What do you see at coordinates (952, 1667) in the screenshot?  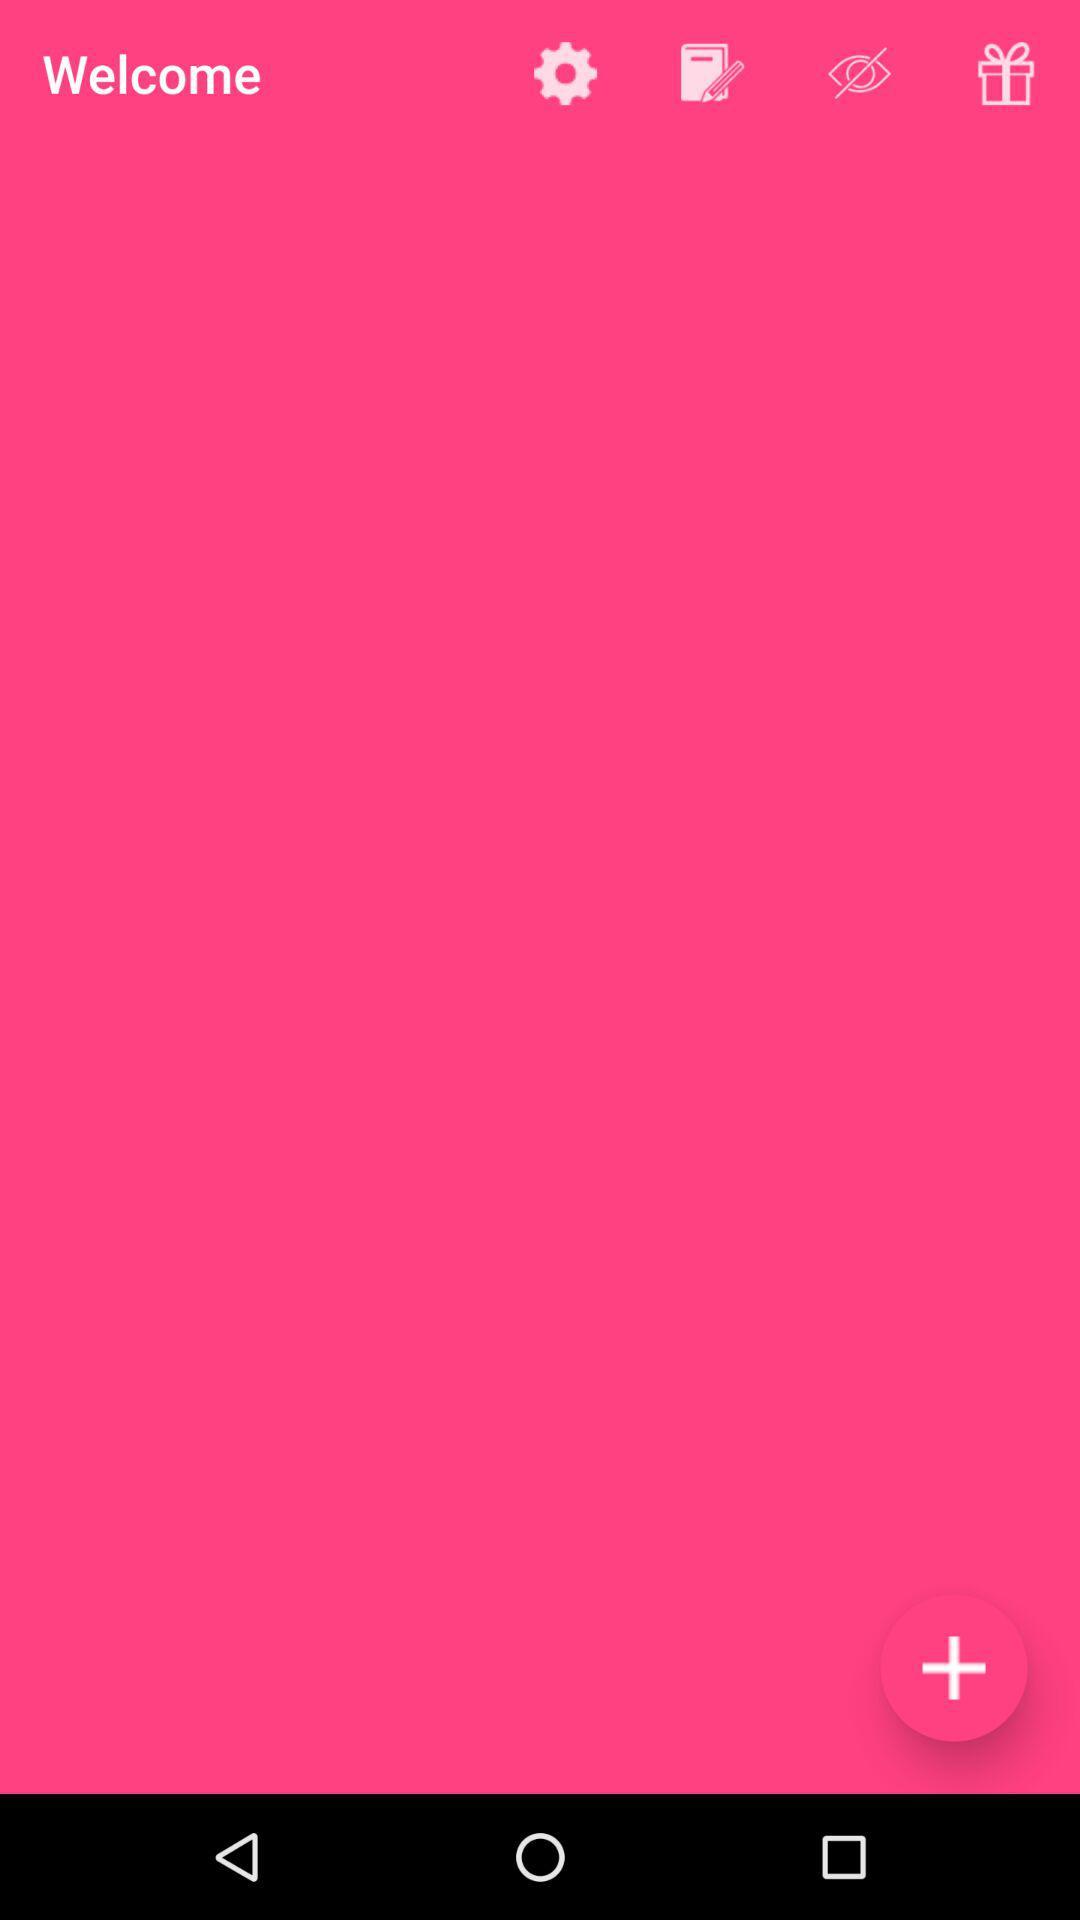 I see `item` at bounding box center [952, 1667].